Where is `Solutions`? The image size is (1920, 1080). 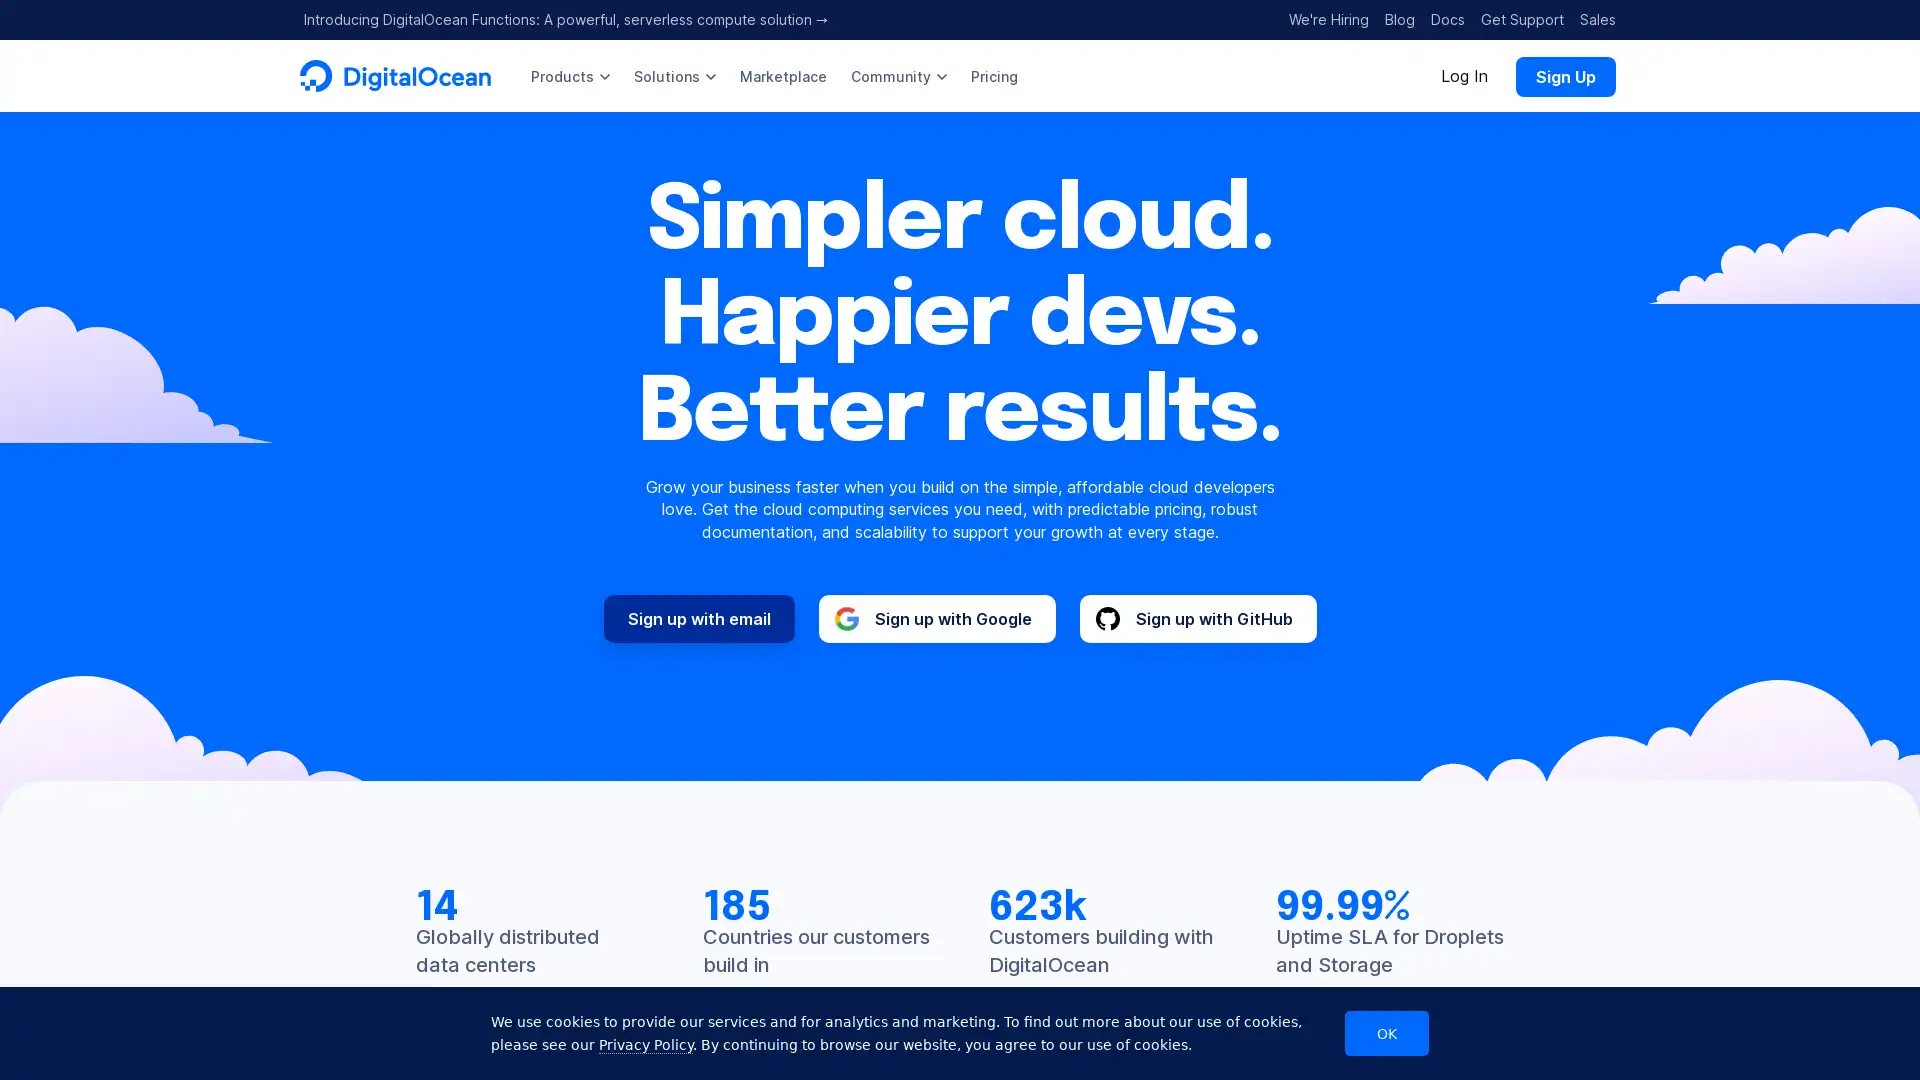 Solutions is located at coordinates (675, 75).